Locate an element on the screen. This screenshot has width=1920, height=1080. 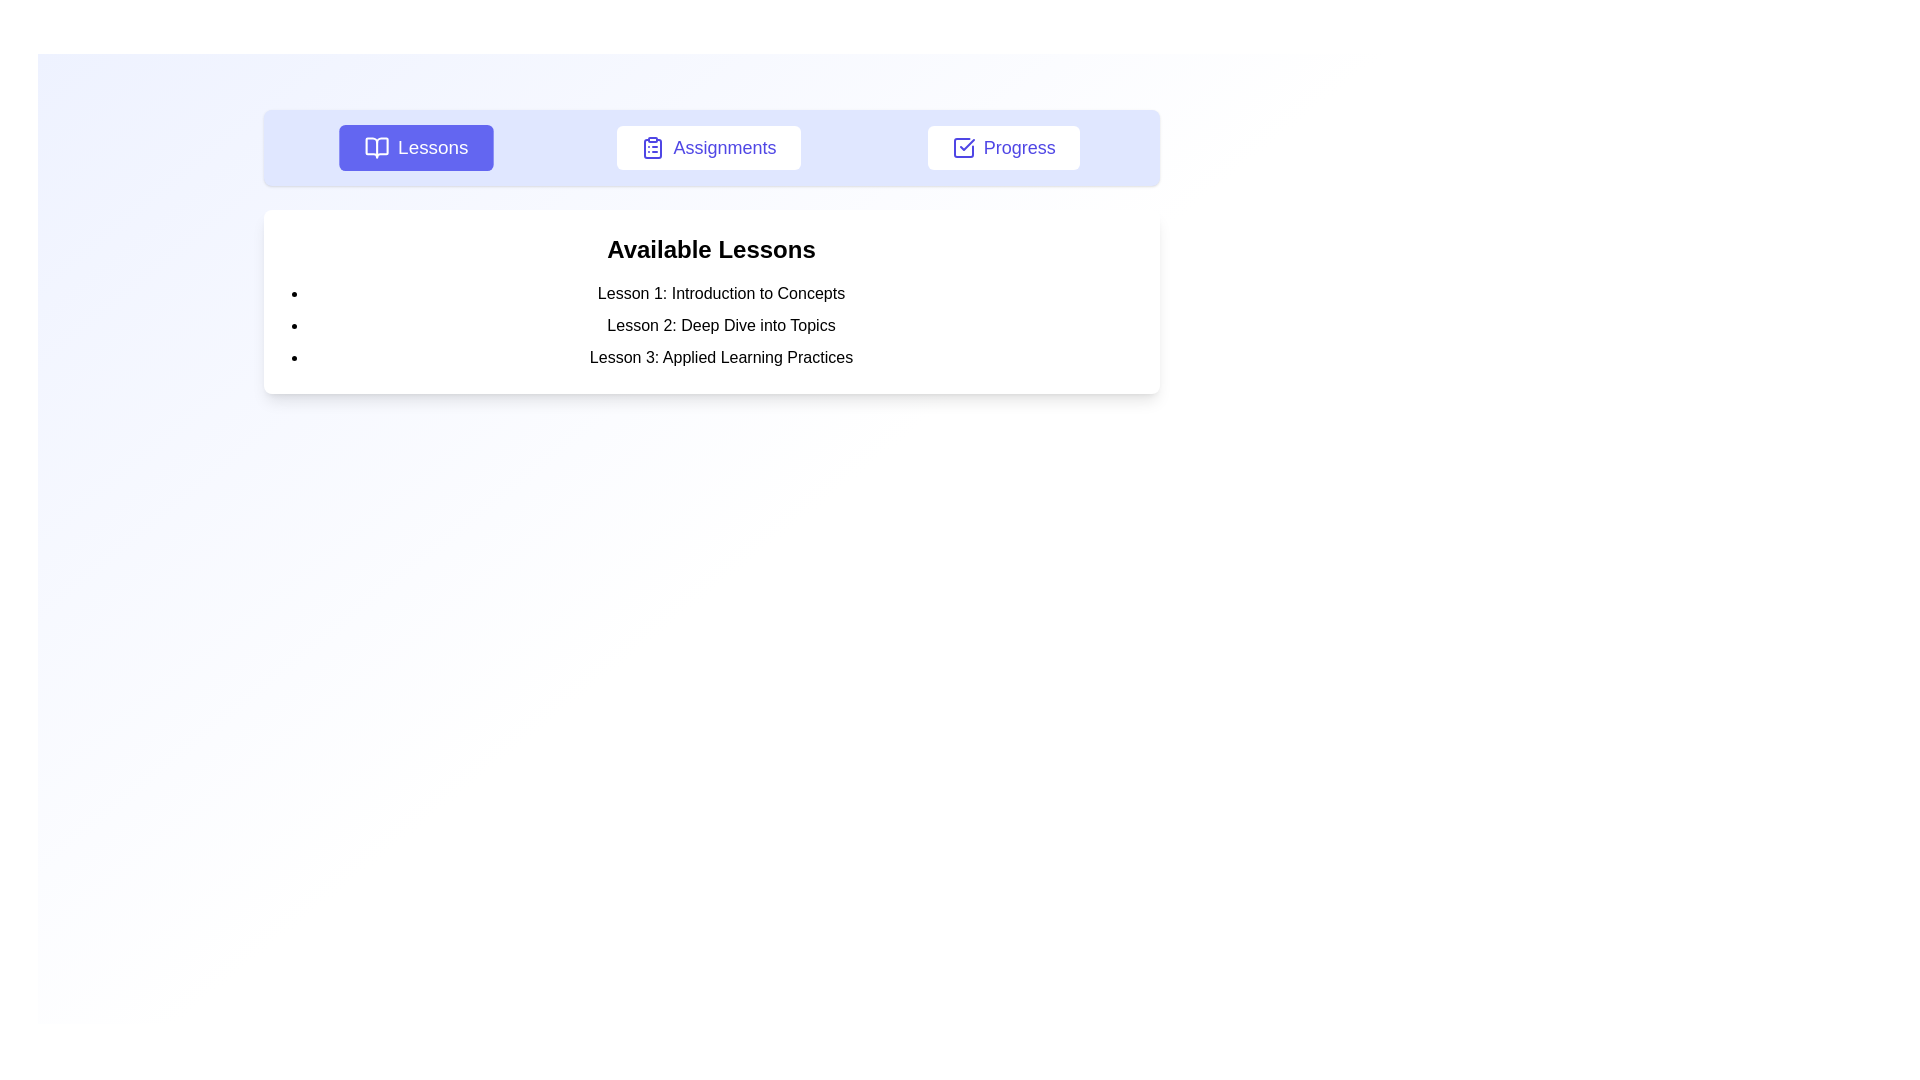
the 'Progress' text label located within the third button of the main navigation bar to observe its hover styles is located at coordinates (1019, 146).